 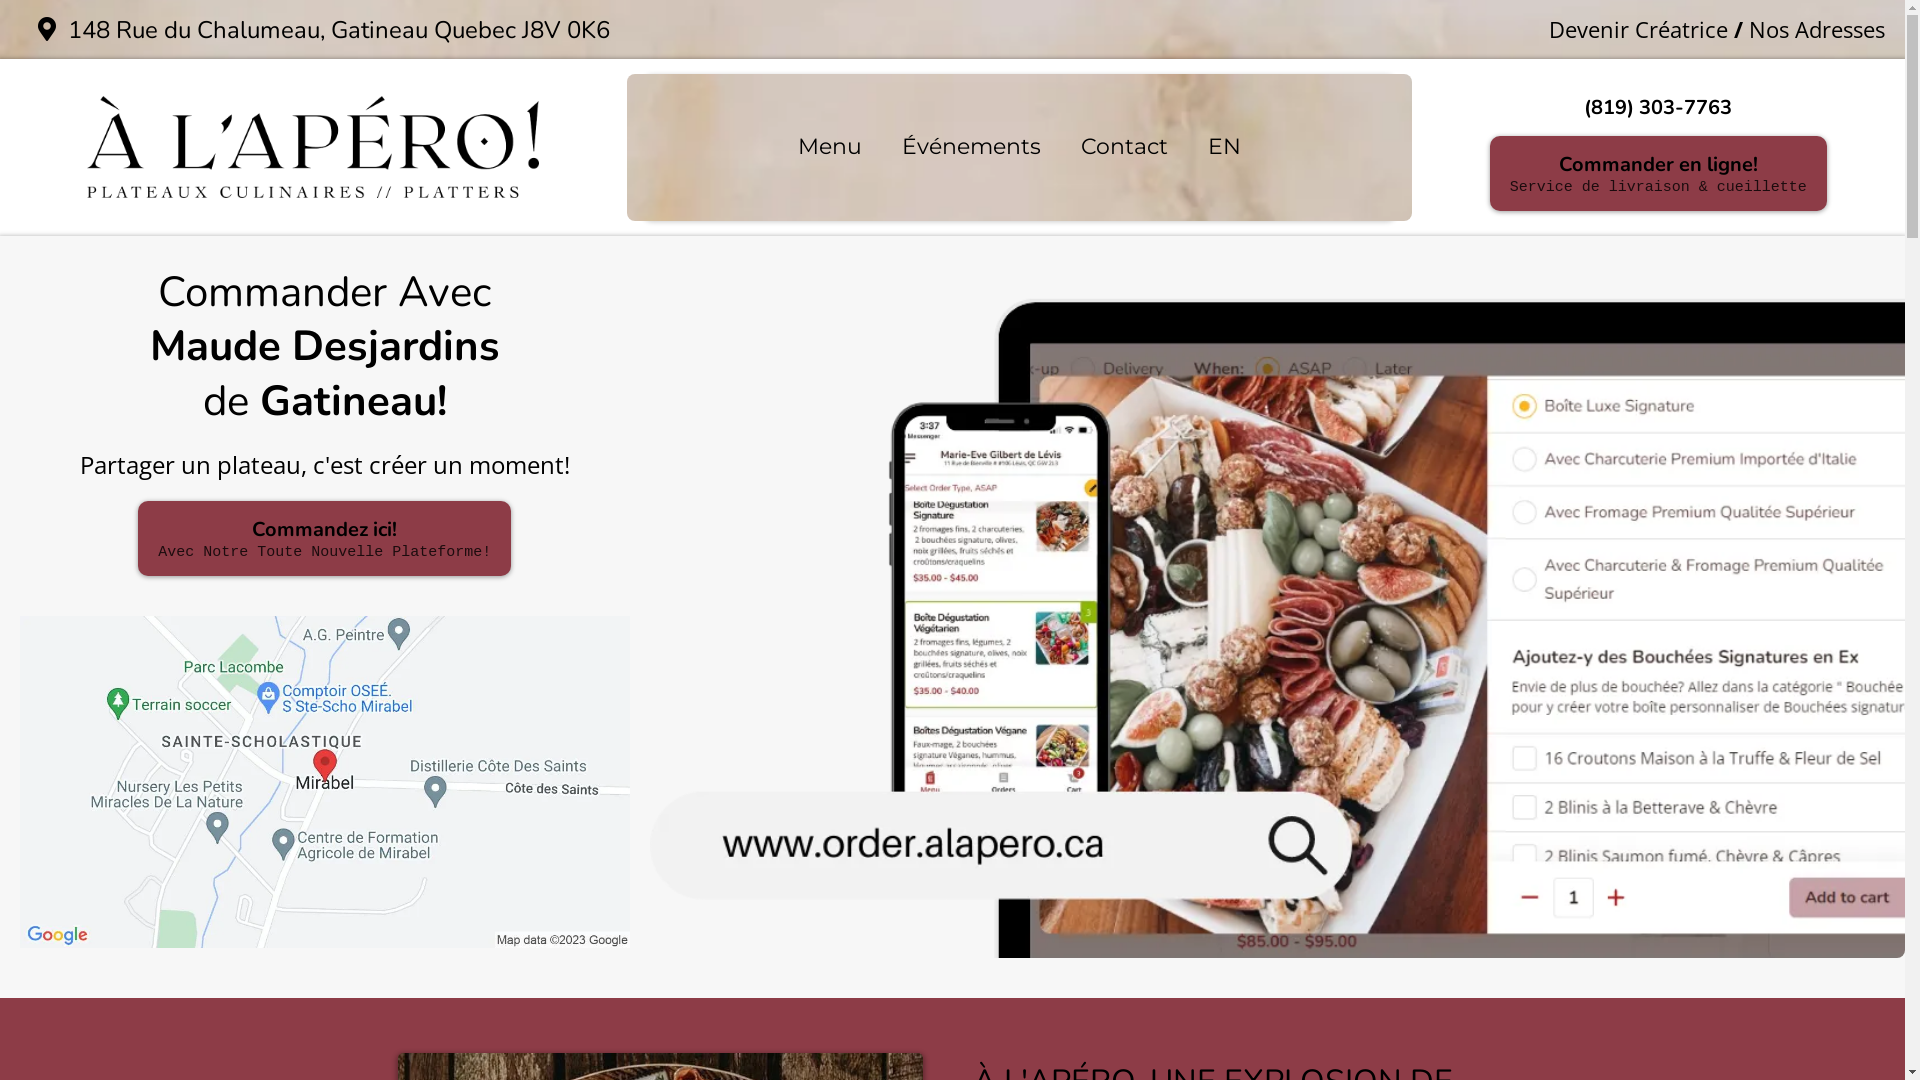 What do you see at coordinates (1817, 29) in the screenshot?
I see `'Nos Adresses'` at bounding box center [1817, 29].